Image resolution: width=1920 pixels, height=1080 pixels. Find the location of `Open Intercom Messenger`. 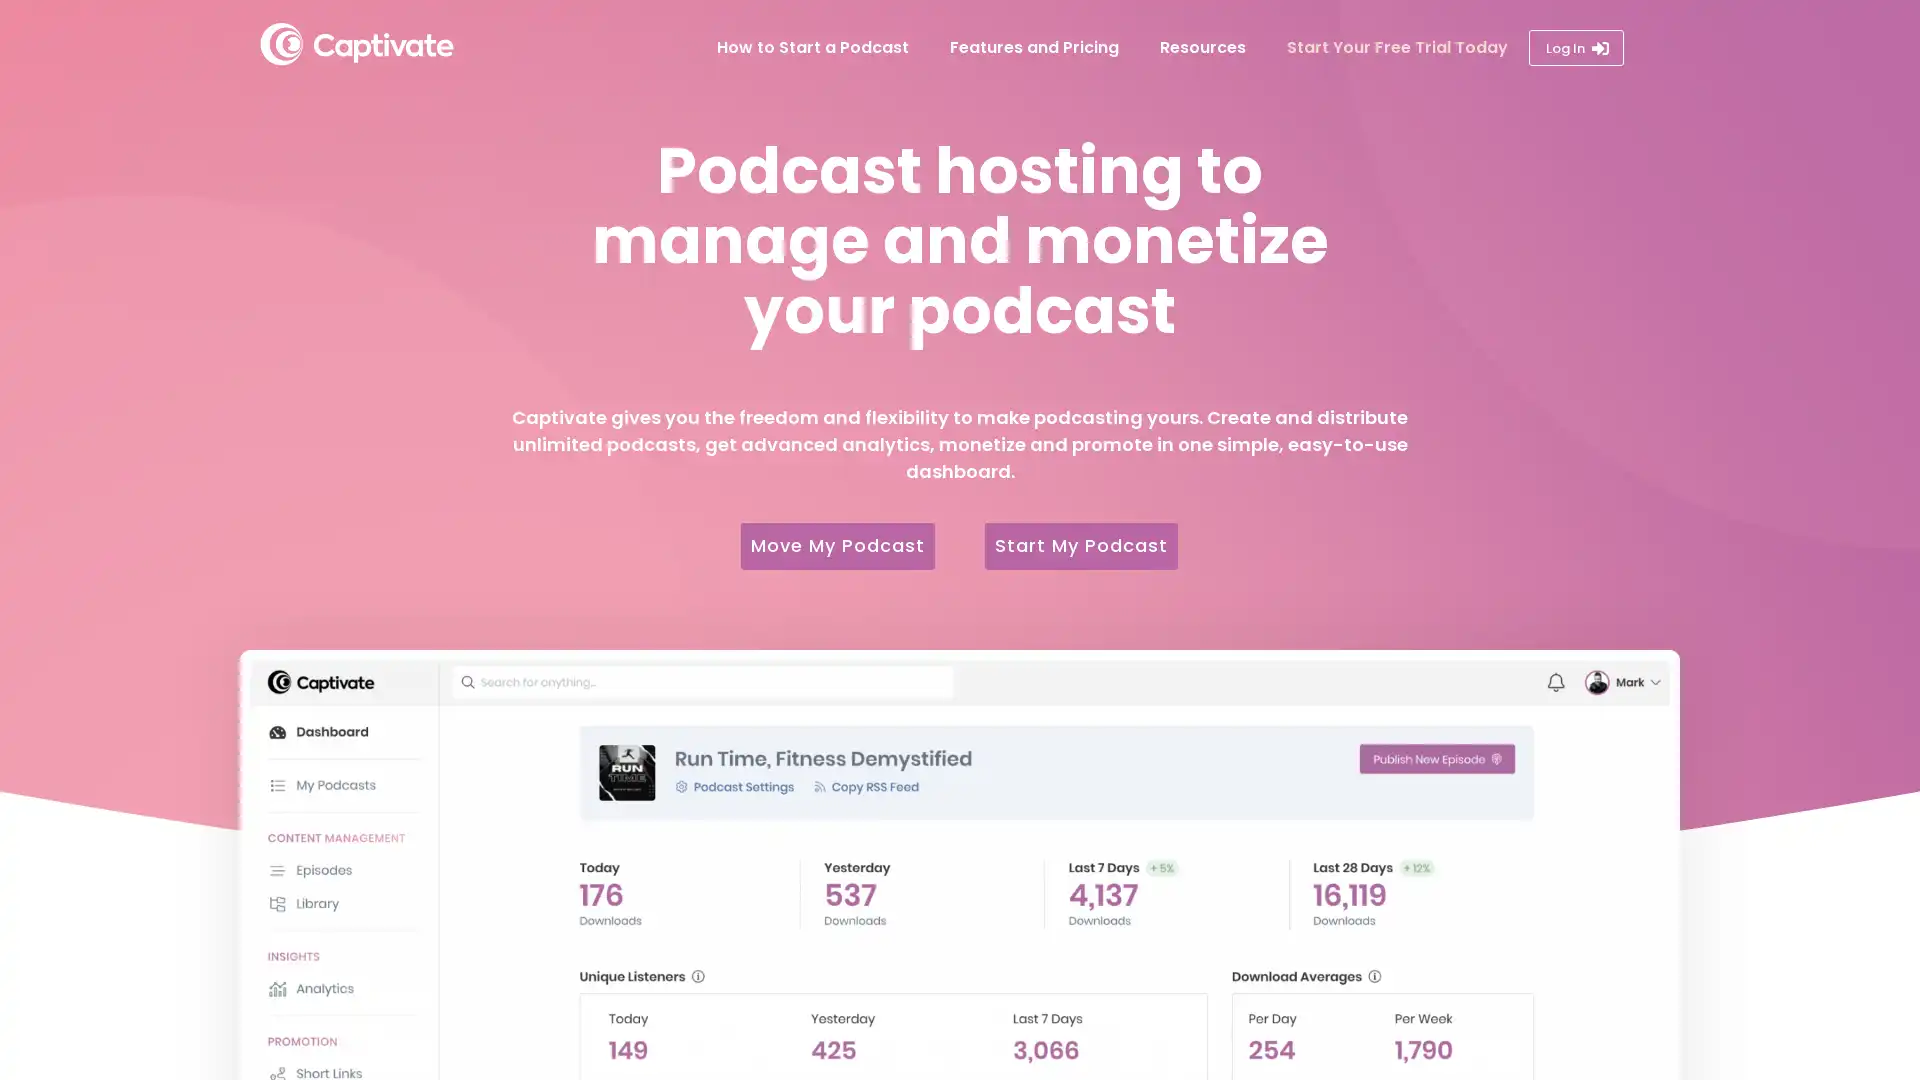

Open Intercom Messenger is located at coordinates (1859, 1019).